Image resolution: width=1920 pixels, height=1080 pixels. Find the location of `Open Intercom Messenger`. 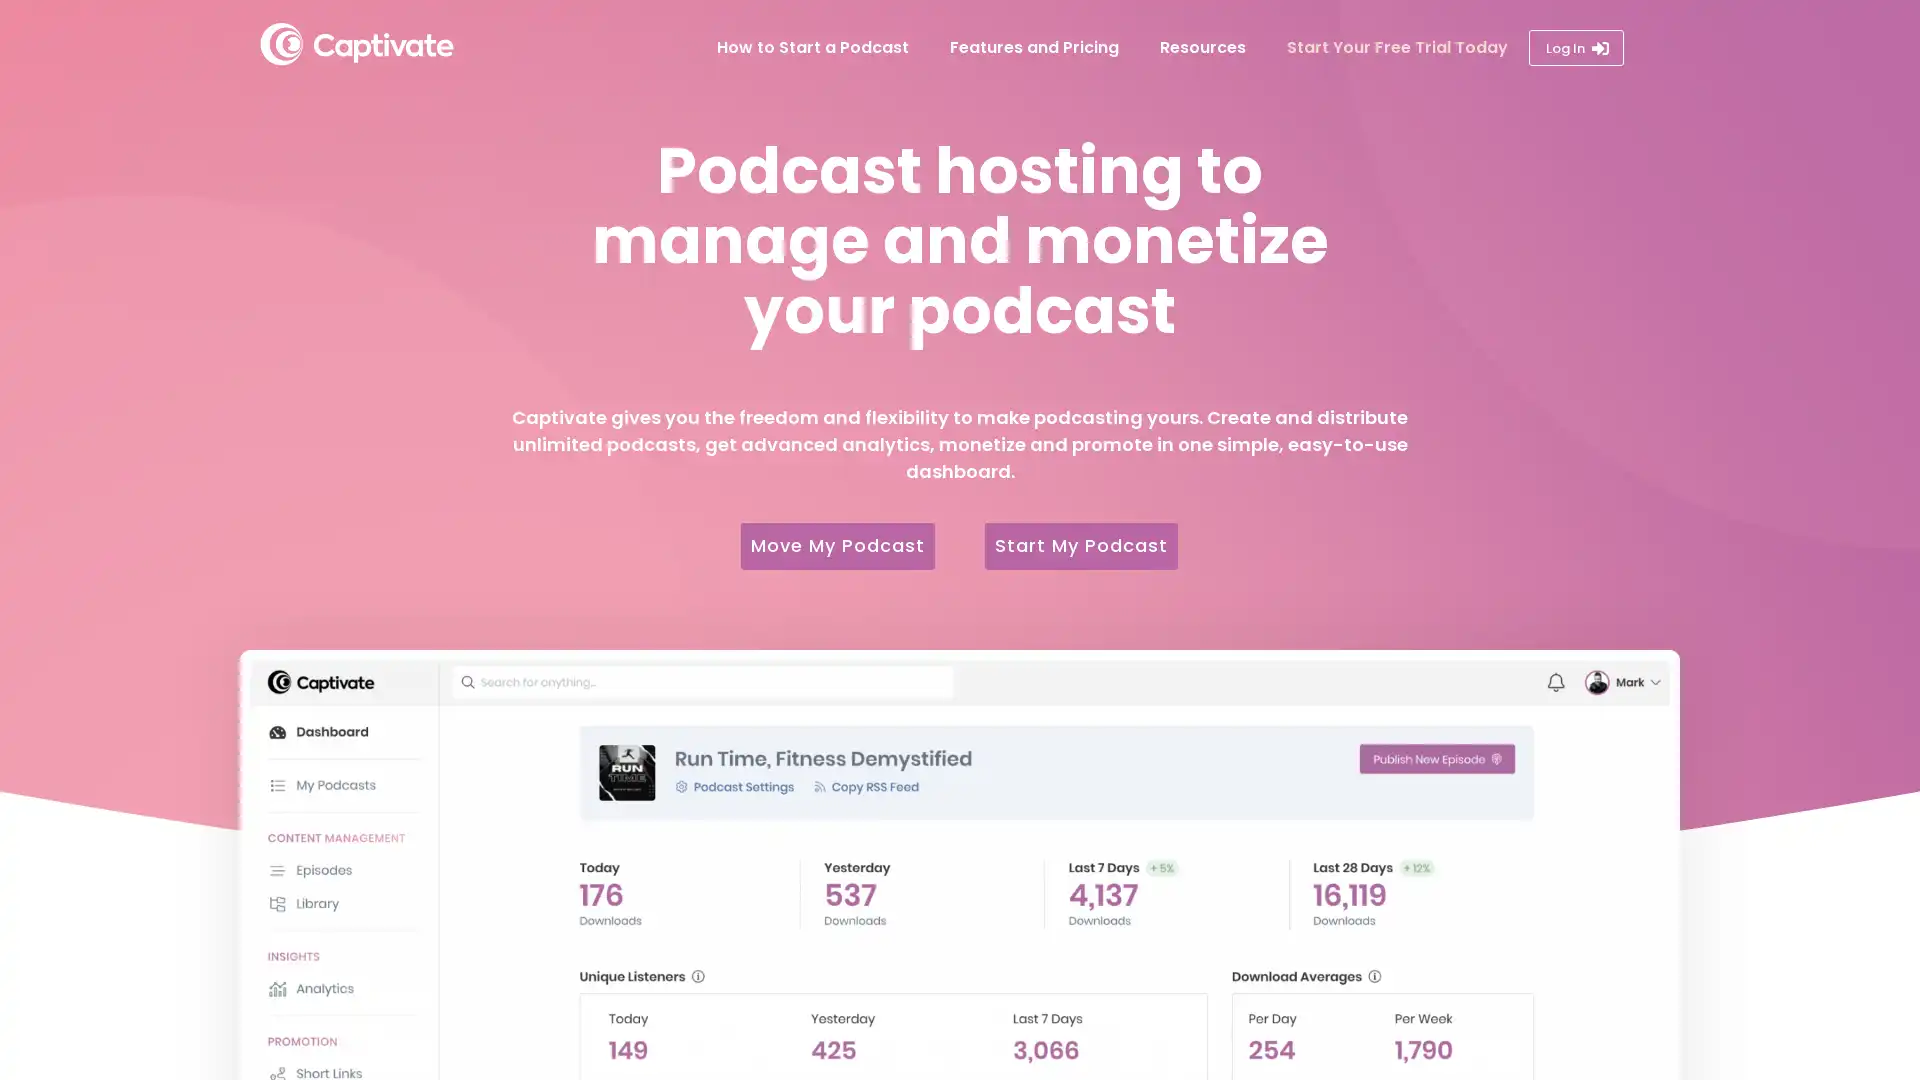

Open Intercom Messenger is located at coordinates (1859, 1019).